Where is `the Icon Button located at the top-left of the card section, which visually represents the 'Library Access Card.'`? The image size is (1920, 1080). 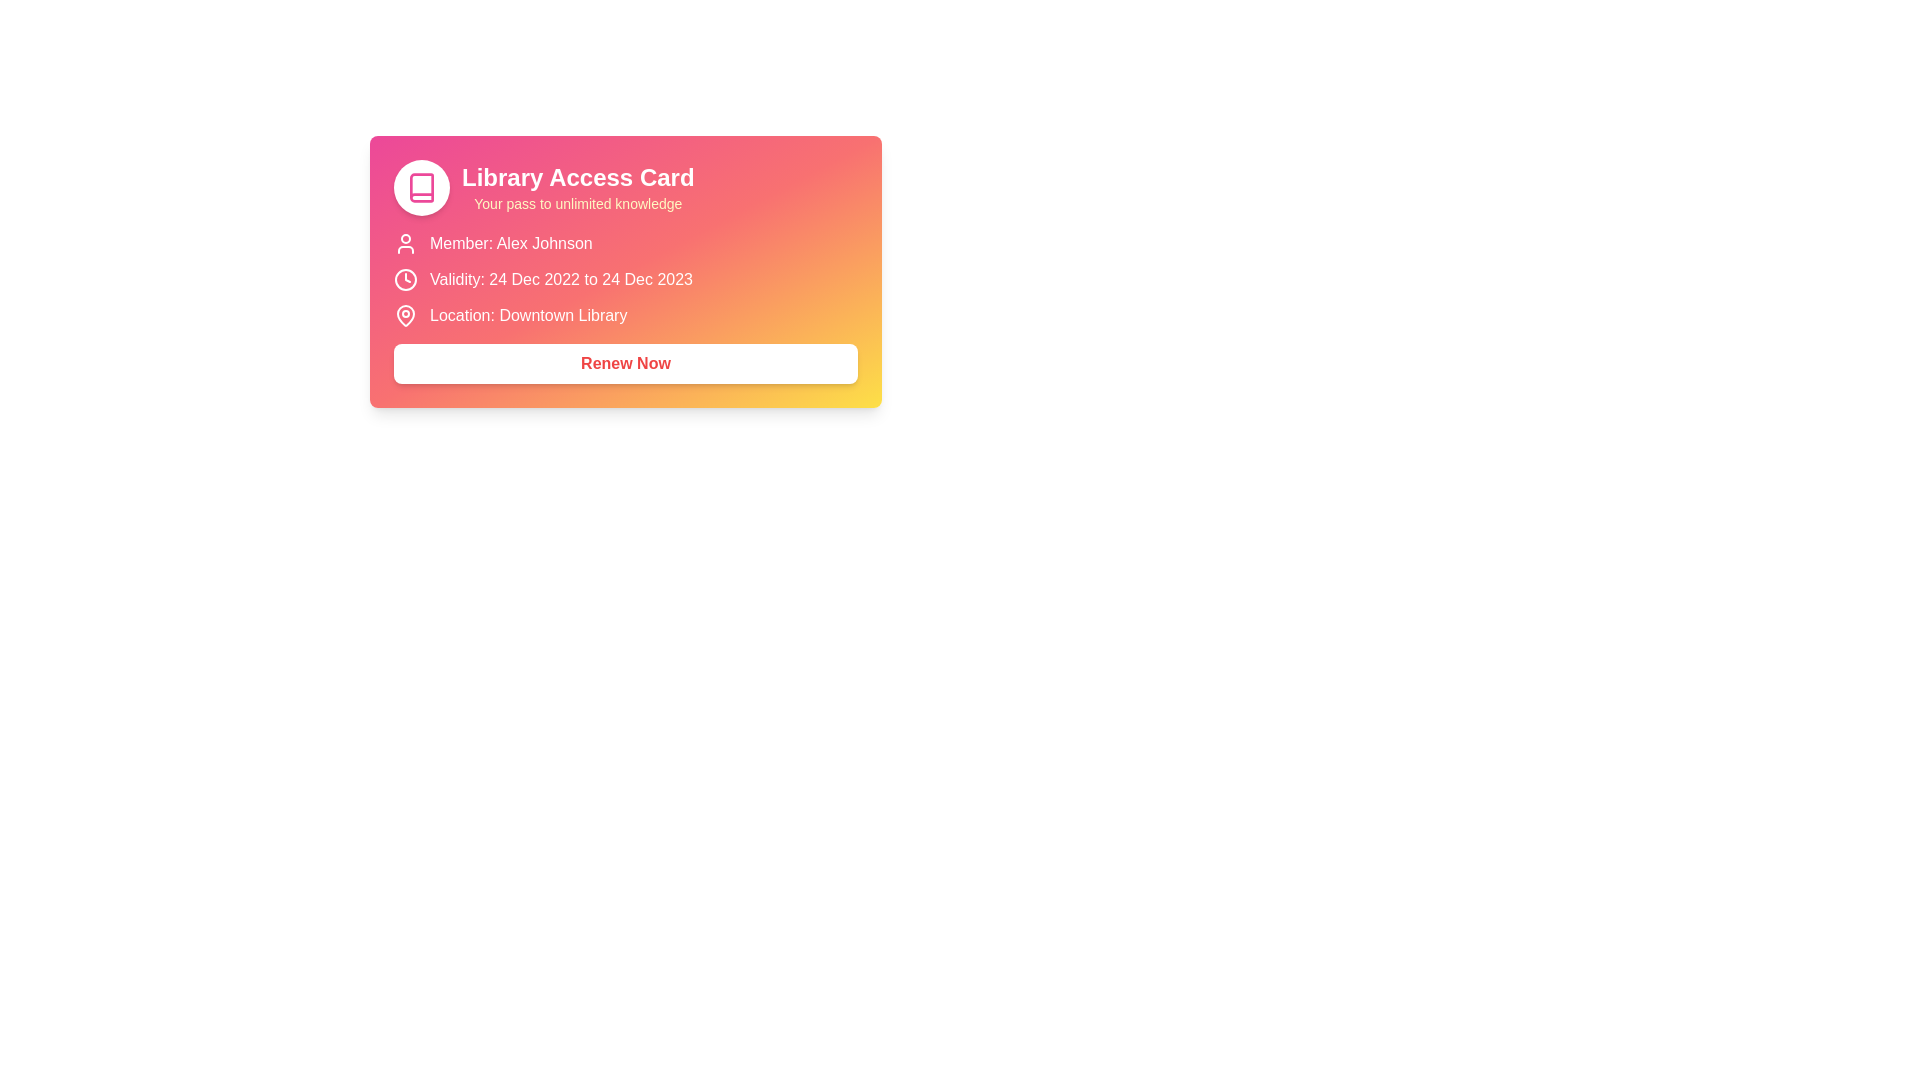
the Icon Button located at the top-left of the card section, which visually represents the 'Library Access Card.' is located at coordinates (421, 188).